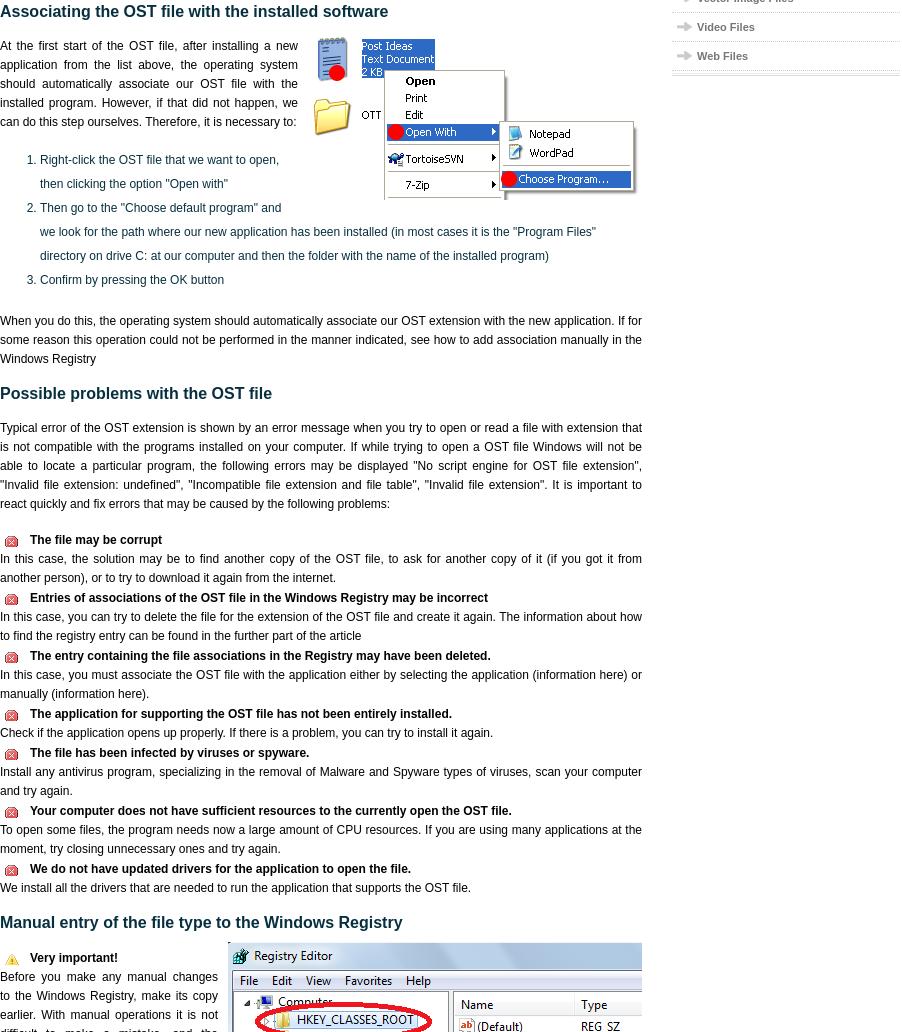  What do you see at coordinates (241, 713) in the screenshot?
I see `'The application for supporting the OST file has not been entirely installed.'` at bounding box center [241, 713].